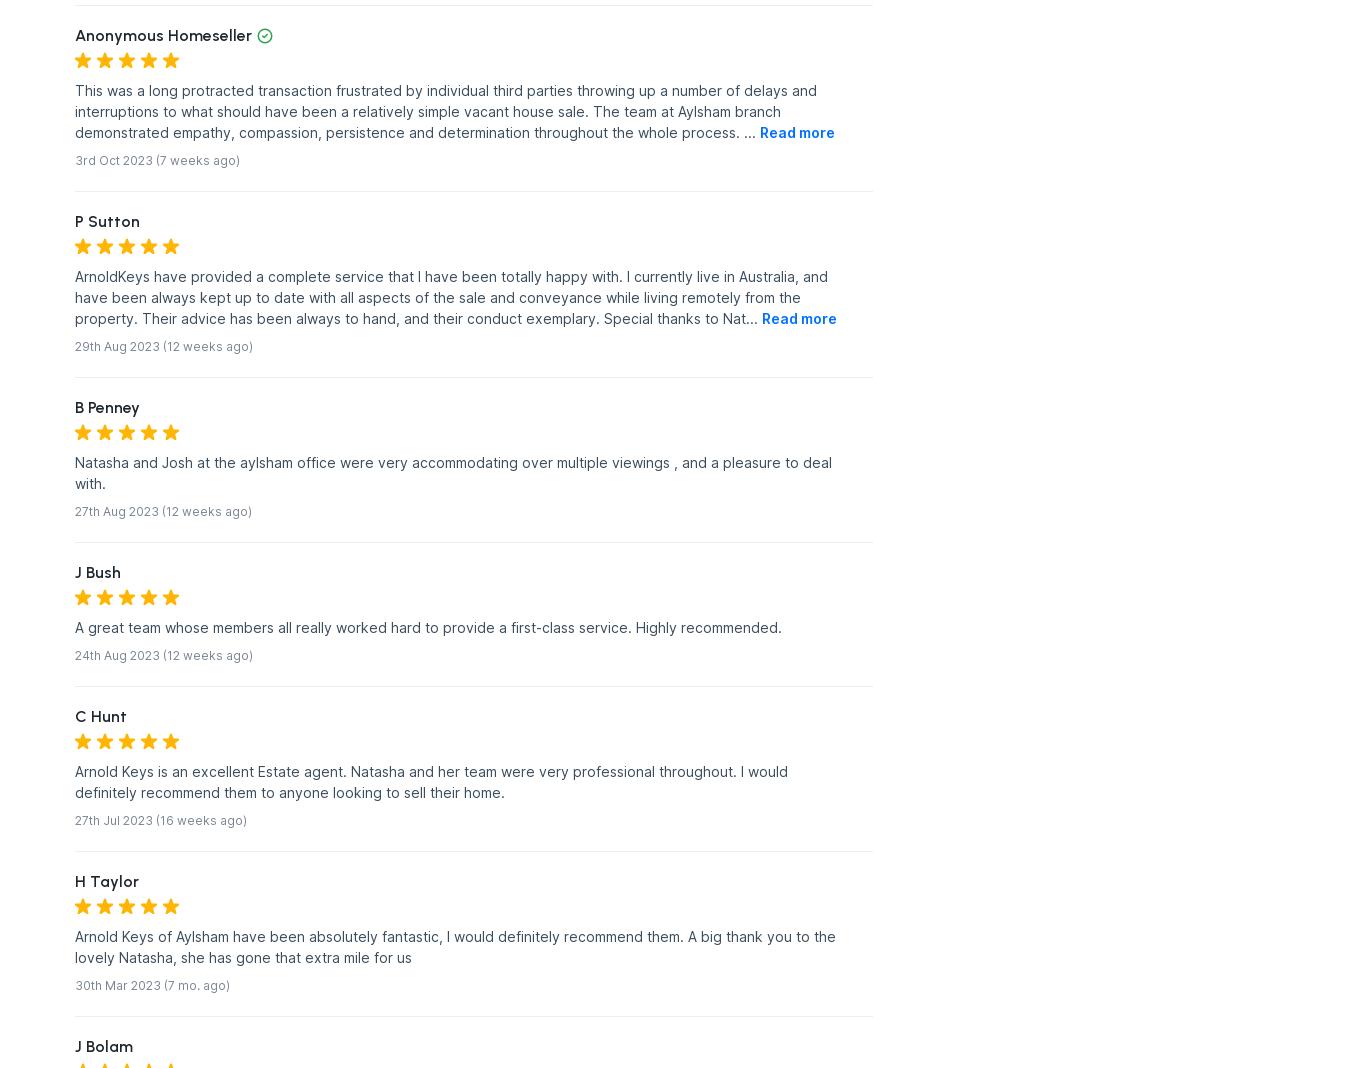 This screenshot has width=1366, height=1068. I want to click on 'J Bolam', so click(103, 1046).